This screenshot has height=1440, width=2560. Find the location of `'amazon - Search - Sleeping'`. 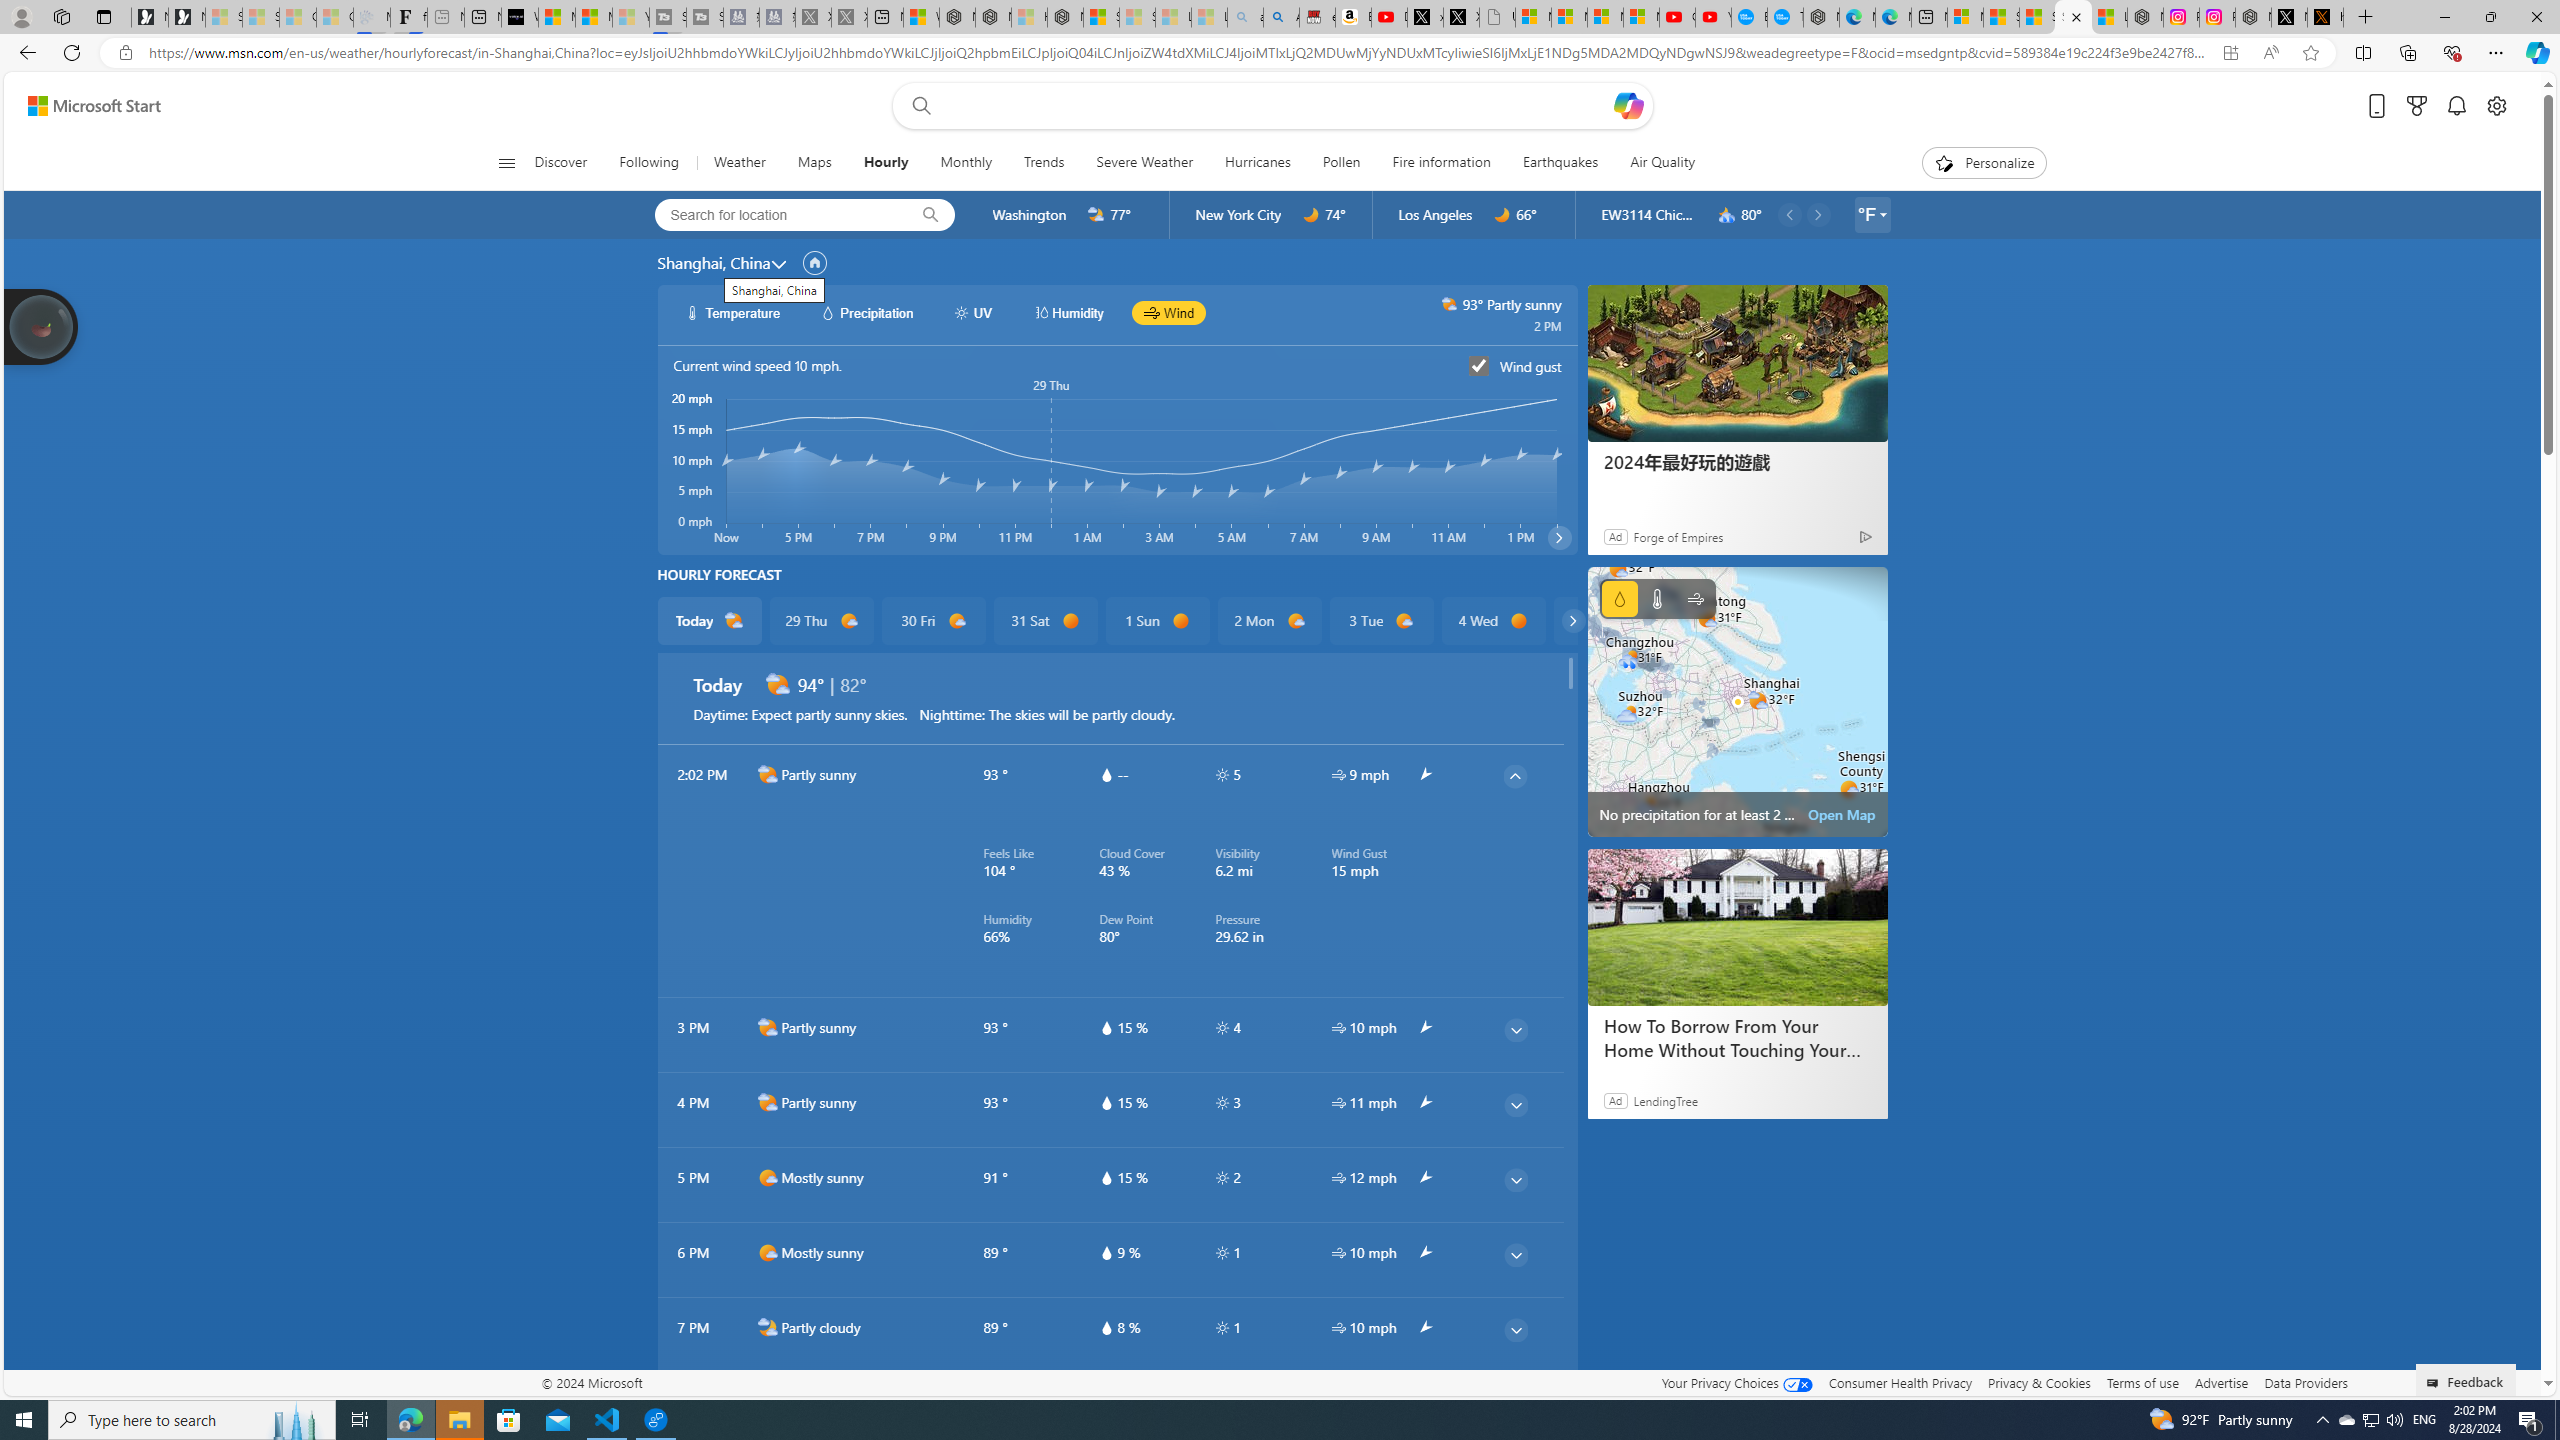

'amazon - Search - Sleeping' is located at coordinates (1244, 16).